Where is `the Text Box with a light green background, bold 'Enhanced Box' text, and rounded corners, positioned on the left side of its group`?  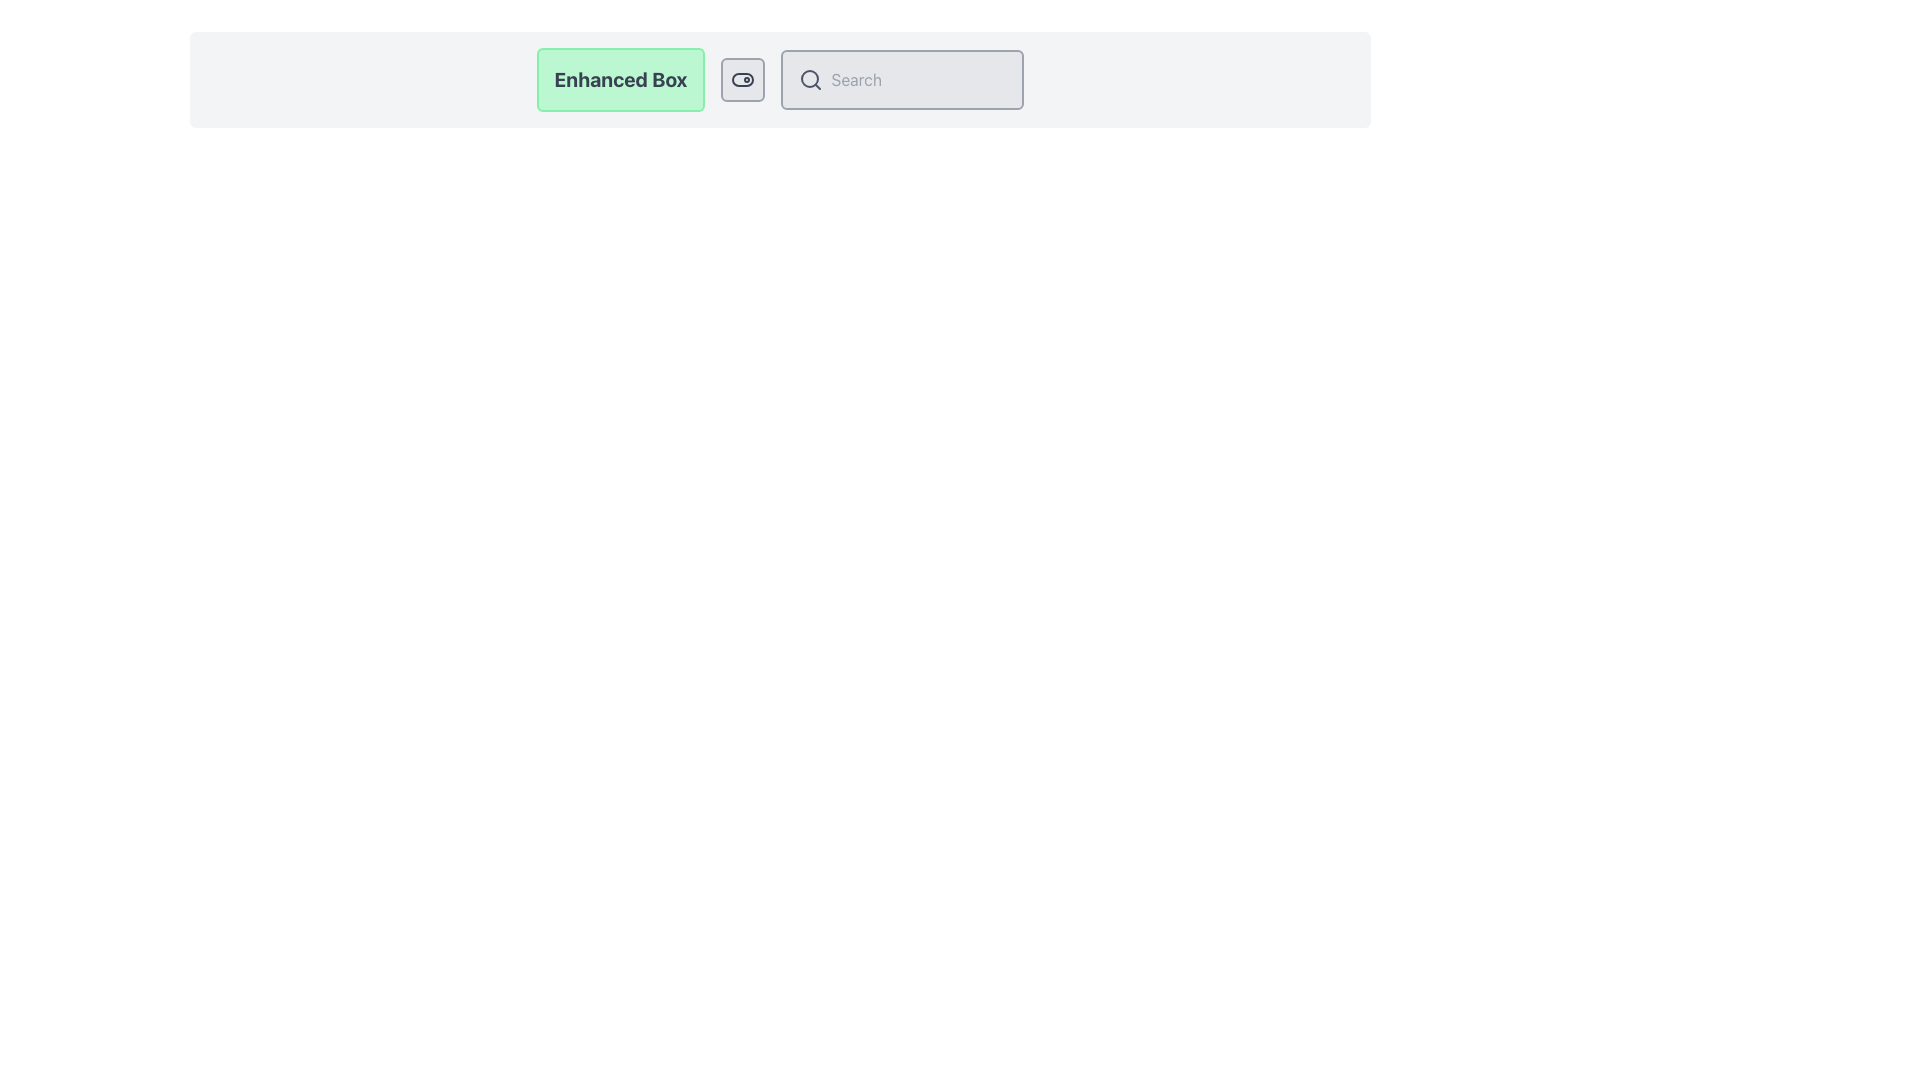
the Text Box with a light green background, bold 'Enhanced Box' text, and rounded corners, positioned on the left side of its group is located at coordinates (619, 79).